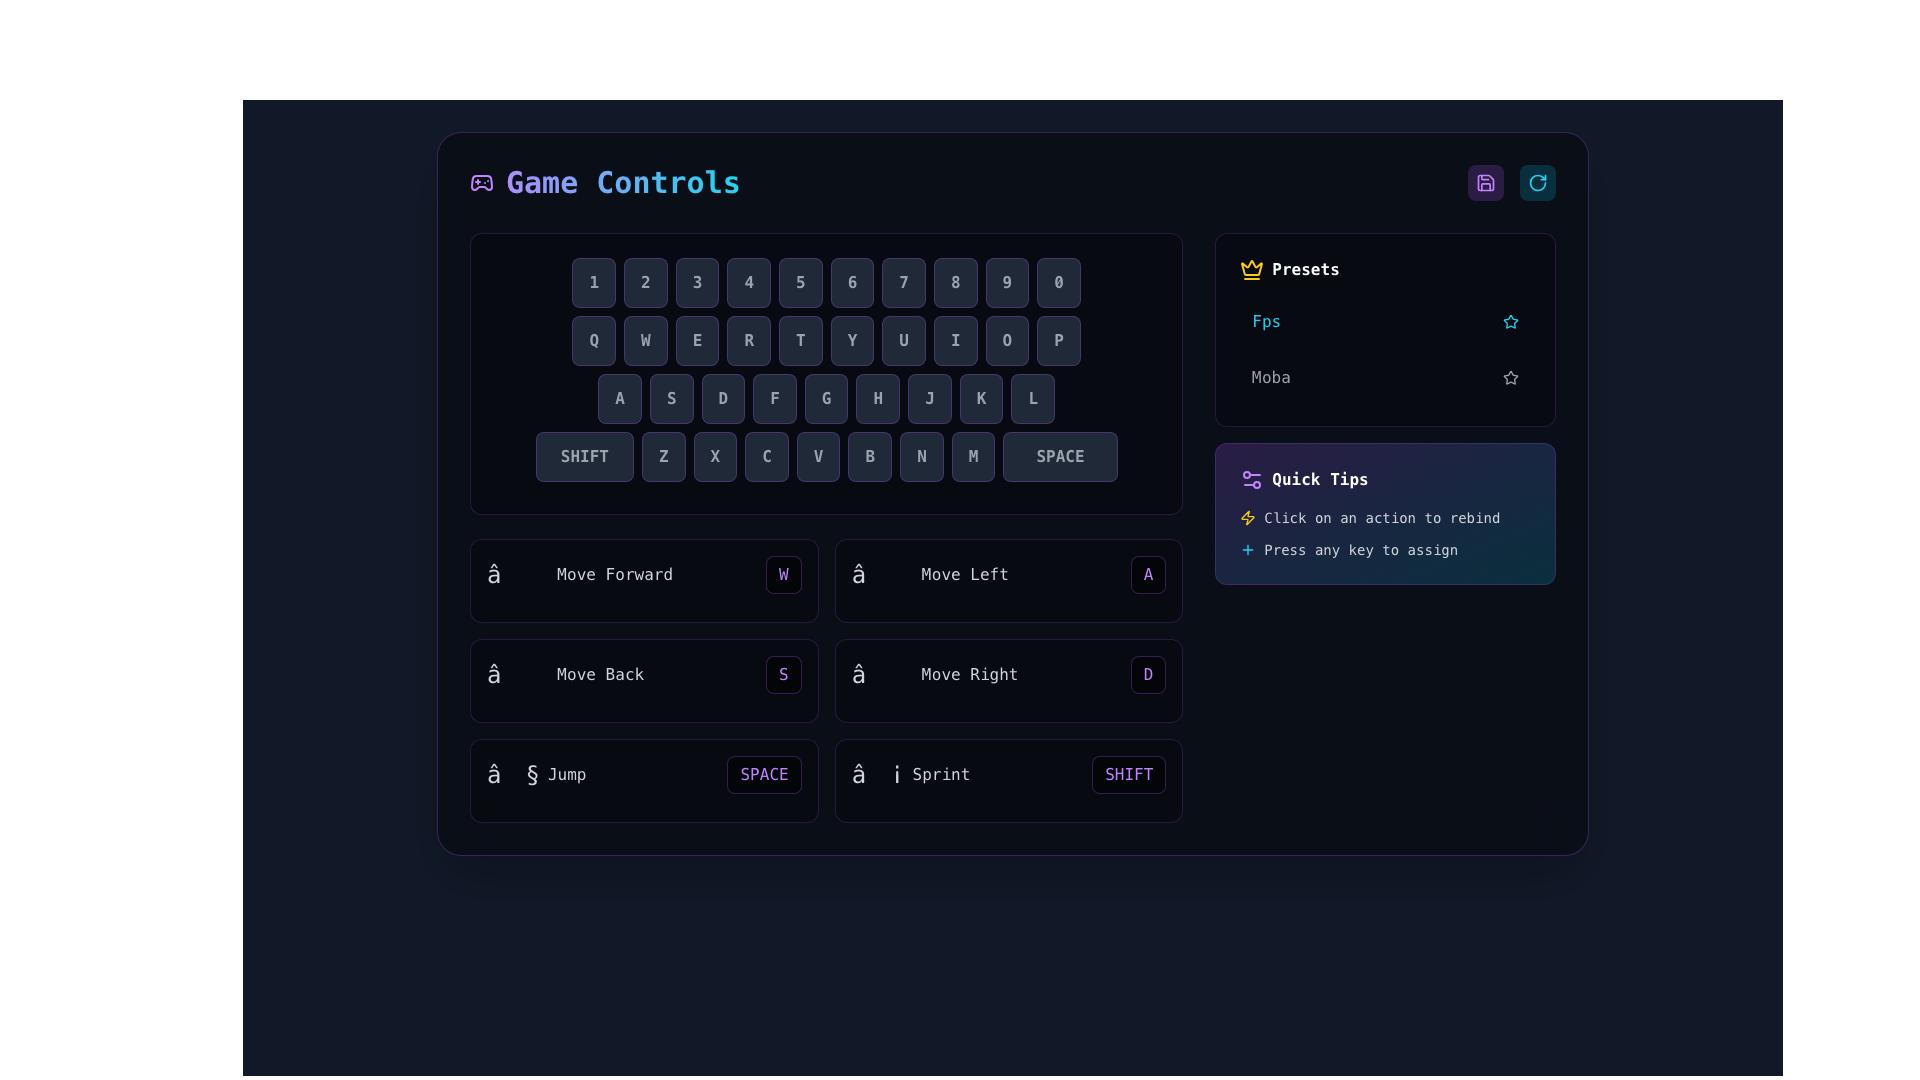 This screenshot has height=1080, width=1920. Describe the element at coordinates (697, 282) in the screenshot. I see `the button representing the number '3' in the virtual keyboard interface, which is positioned between the buttons labeled '2' and '4'` at that location.